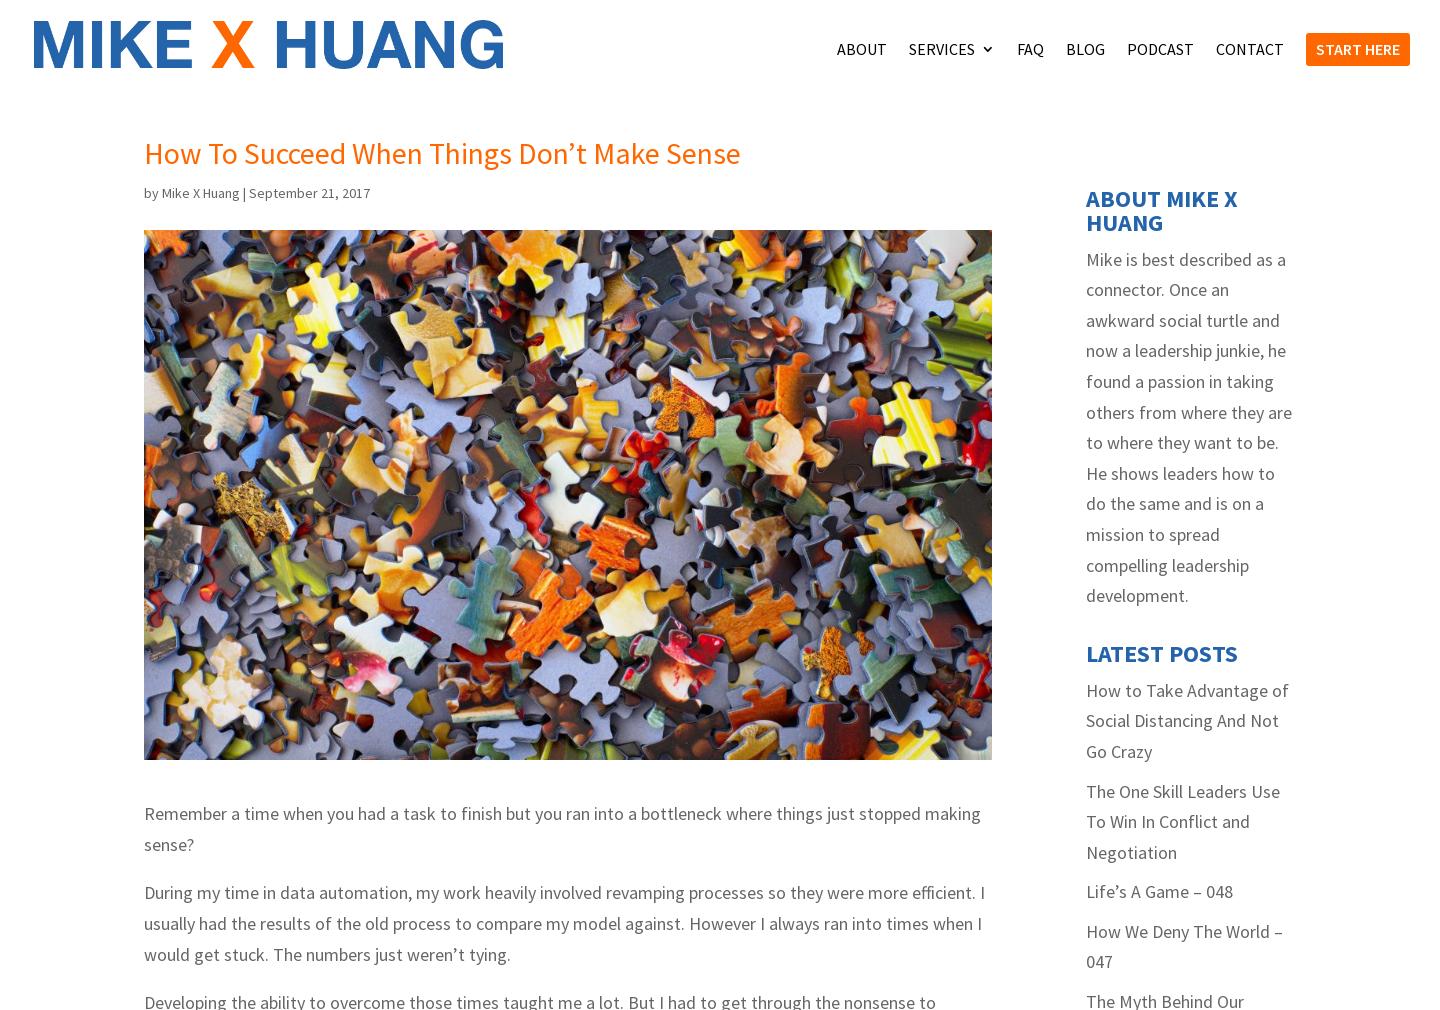 The height and width of the screenshot is (1010, 1440). Describe the element at coordinates (1249, 47) in the screenshot. I see `'Contact'` at that location.